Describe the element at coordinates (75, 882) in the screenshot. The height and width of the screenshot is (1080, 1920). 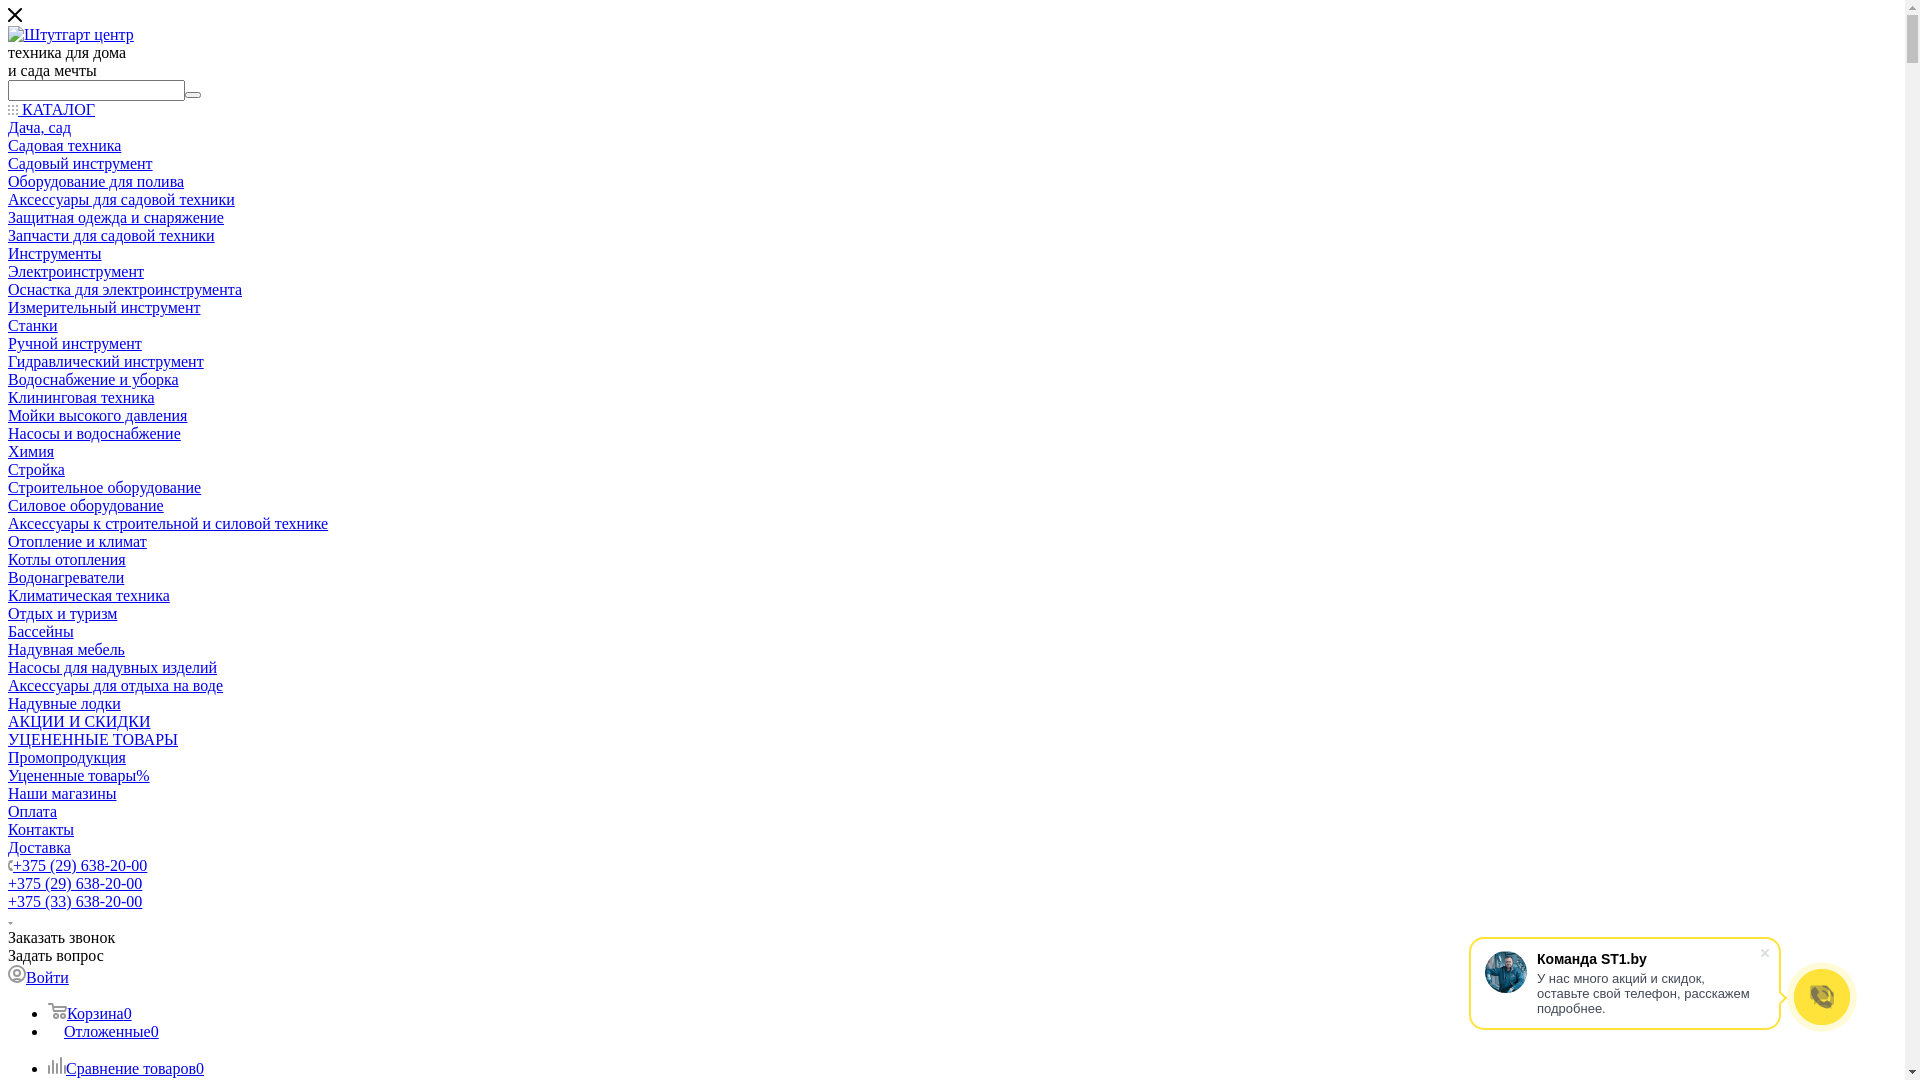
I see `'+375 (29) 638-20-00'` at that location.